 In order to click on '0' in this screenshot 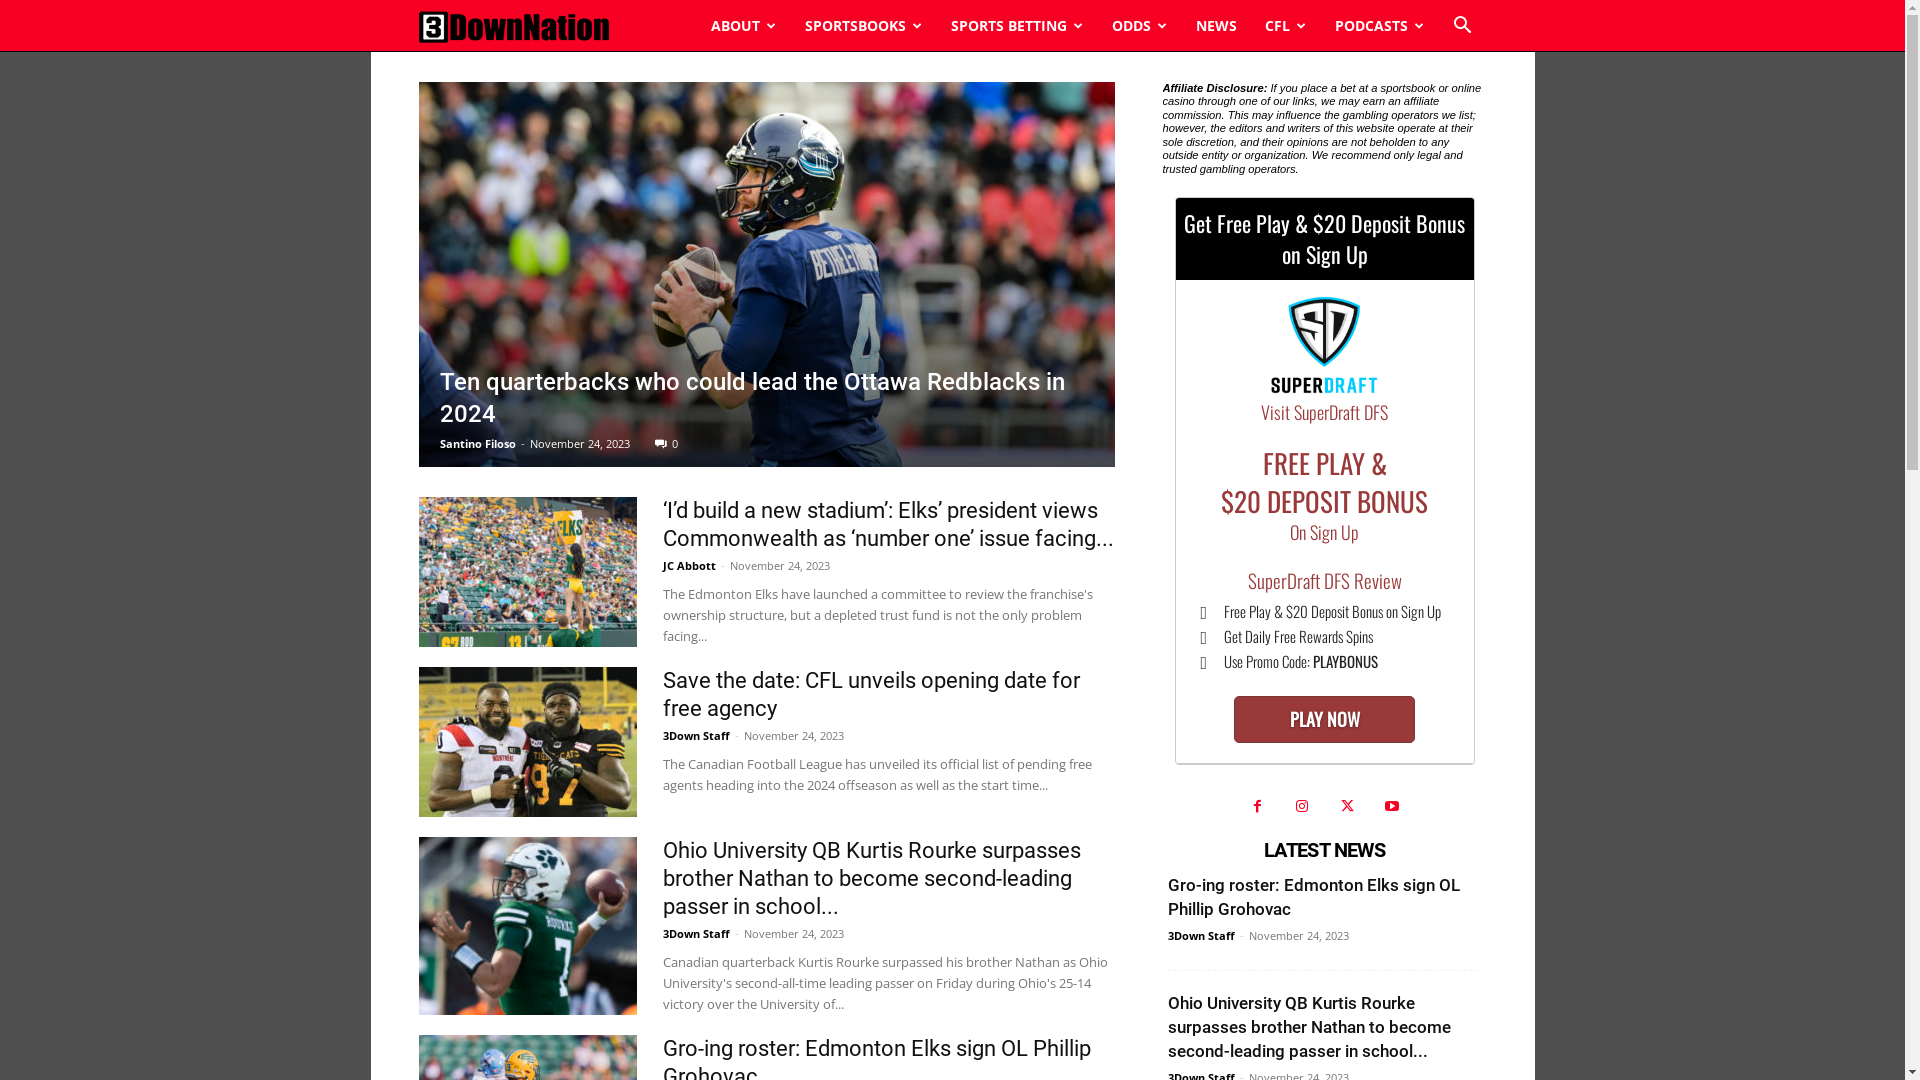, I will do `click(665, 442)`.